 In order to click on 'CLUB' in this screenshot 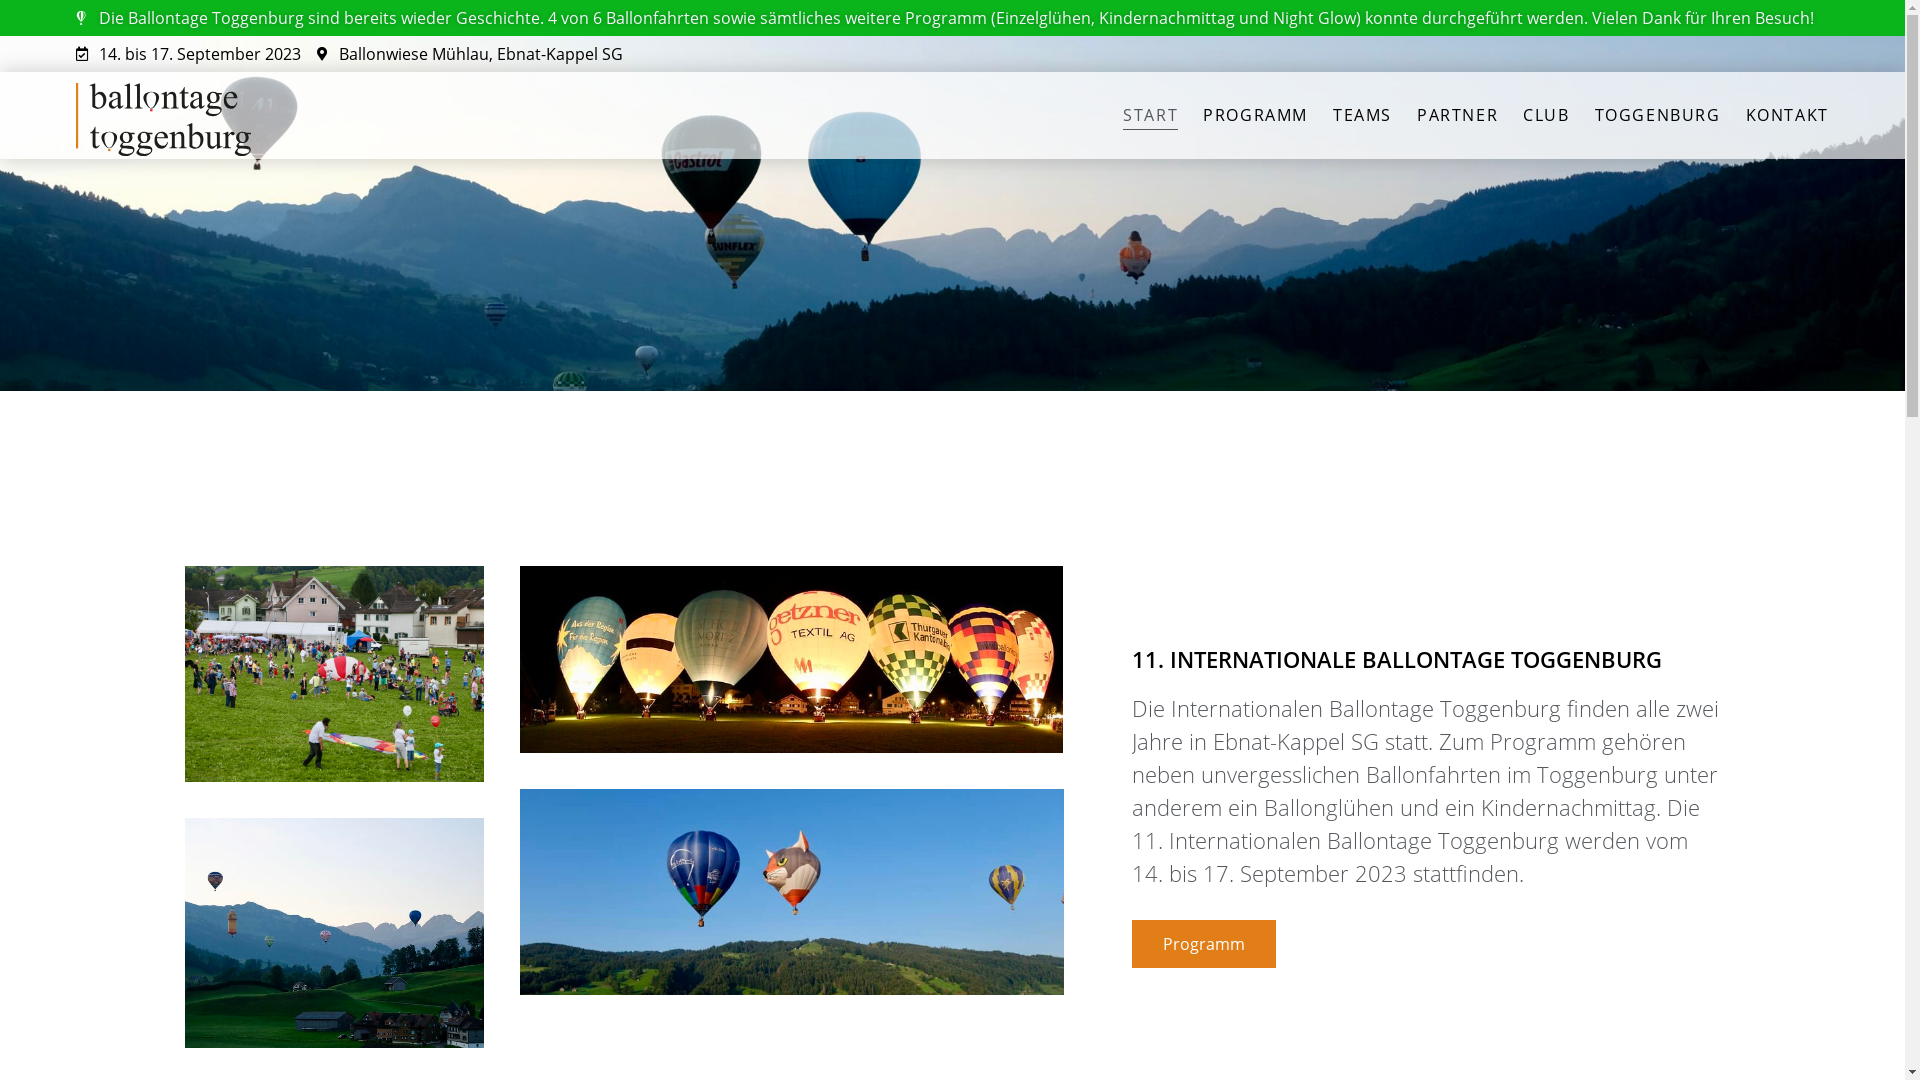, I will do `click(1544, 115)`.